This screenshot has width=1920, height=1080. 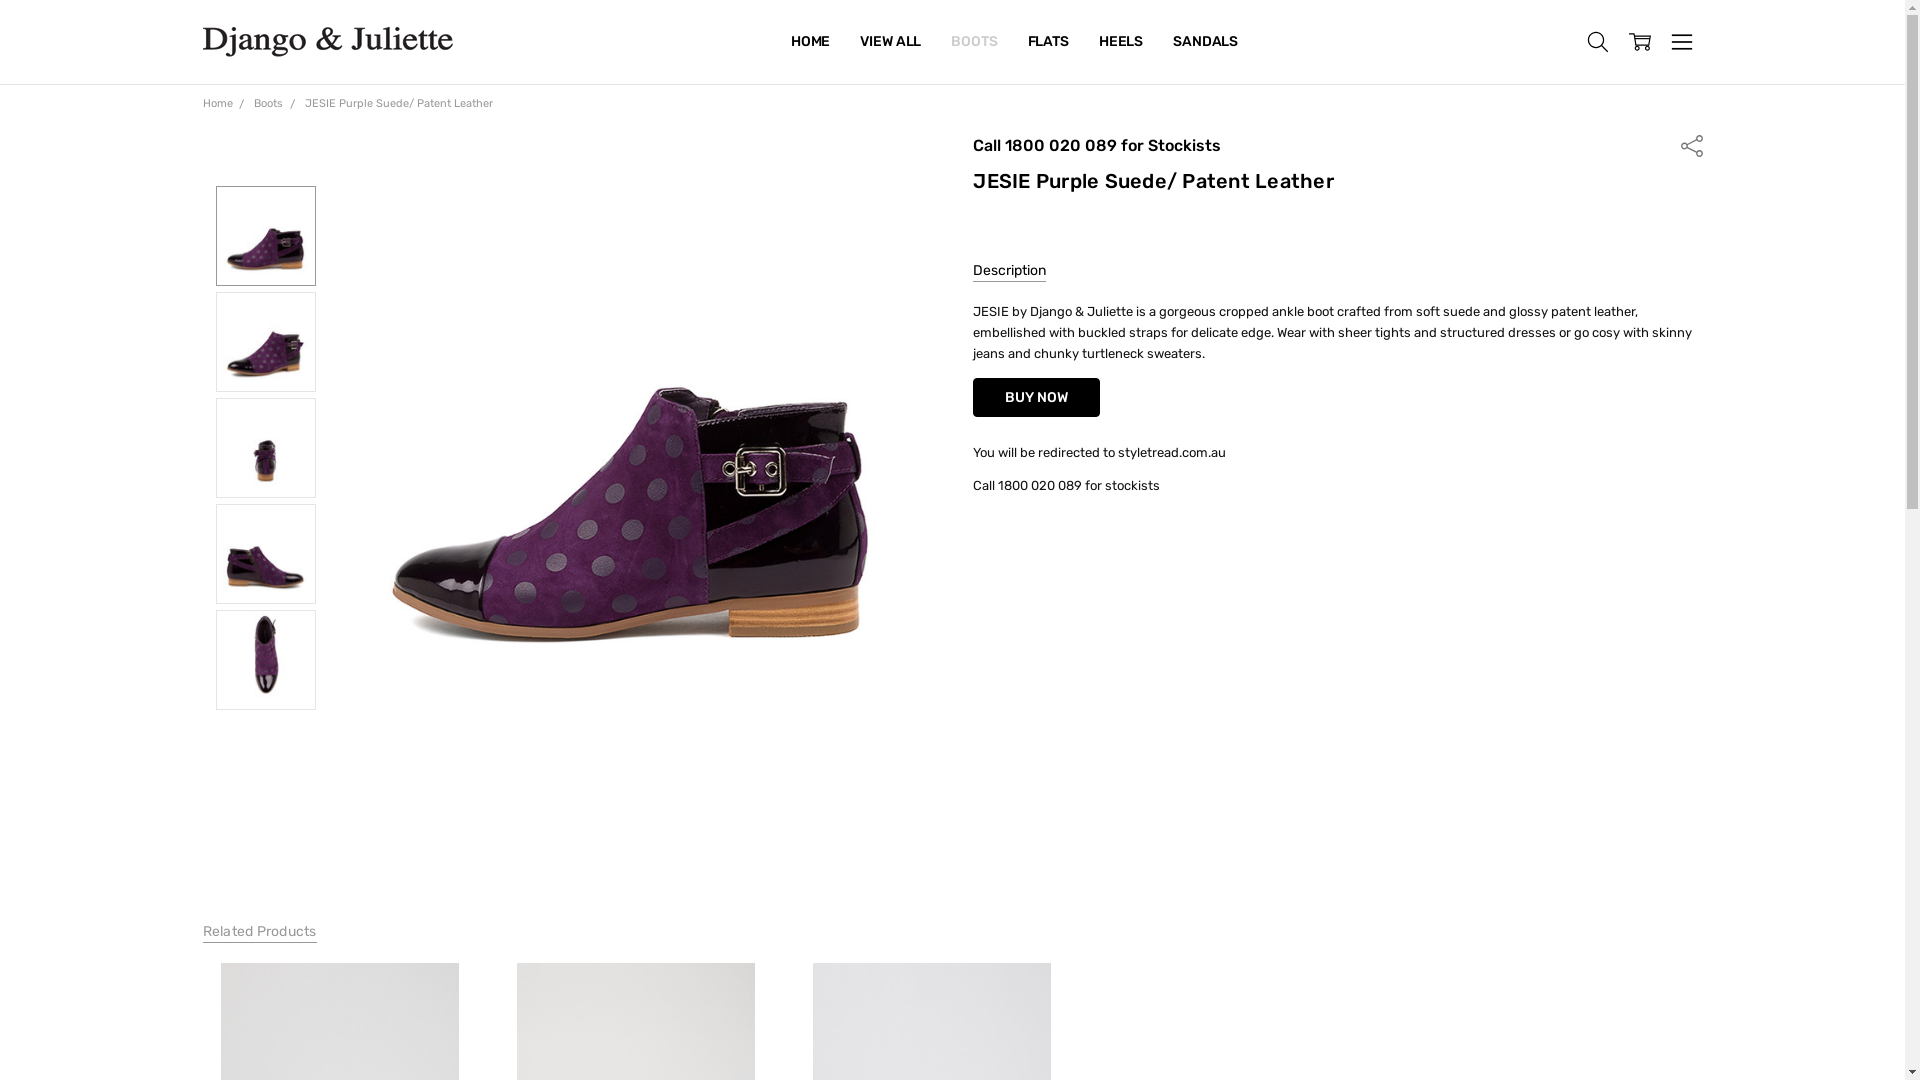 What do you see at coordinates (1047, 42) in the screenshot?
I see `'FLATS'` at bounding box center [1047, 42].